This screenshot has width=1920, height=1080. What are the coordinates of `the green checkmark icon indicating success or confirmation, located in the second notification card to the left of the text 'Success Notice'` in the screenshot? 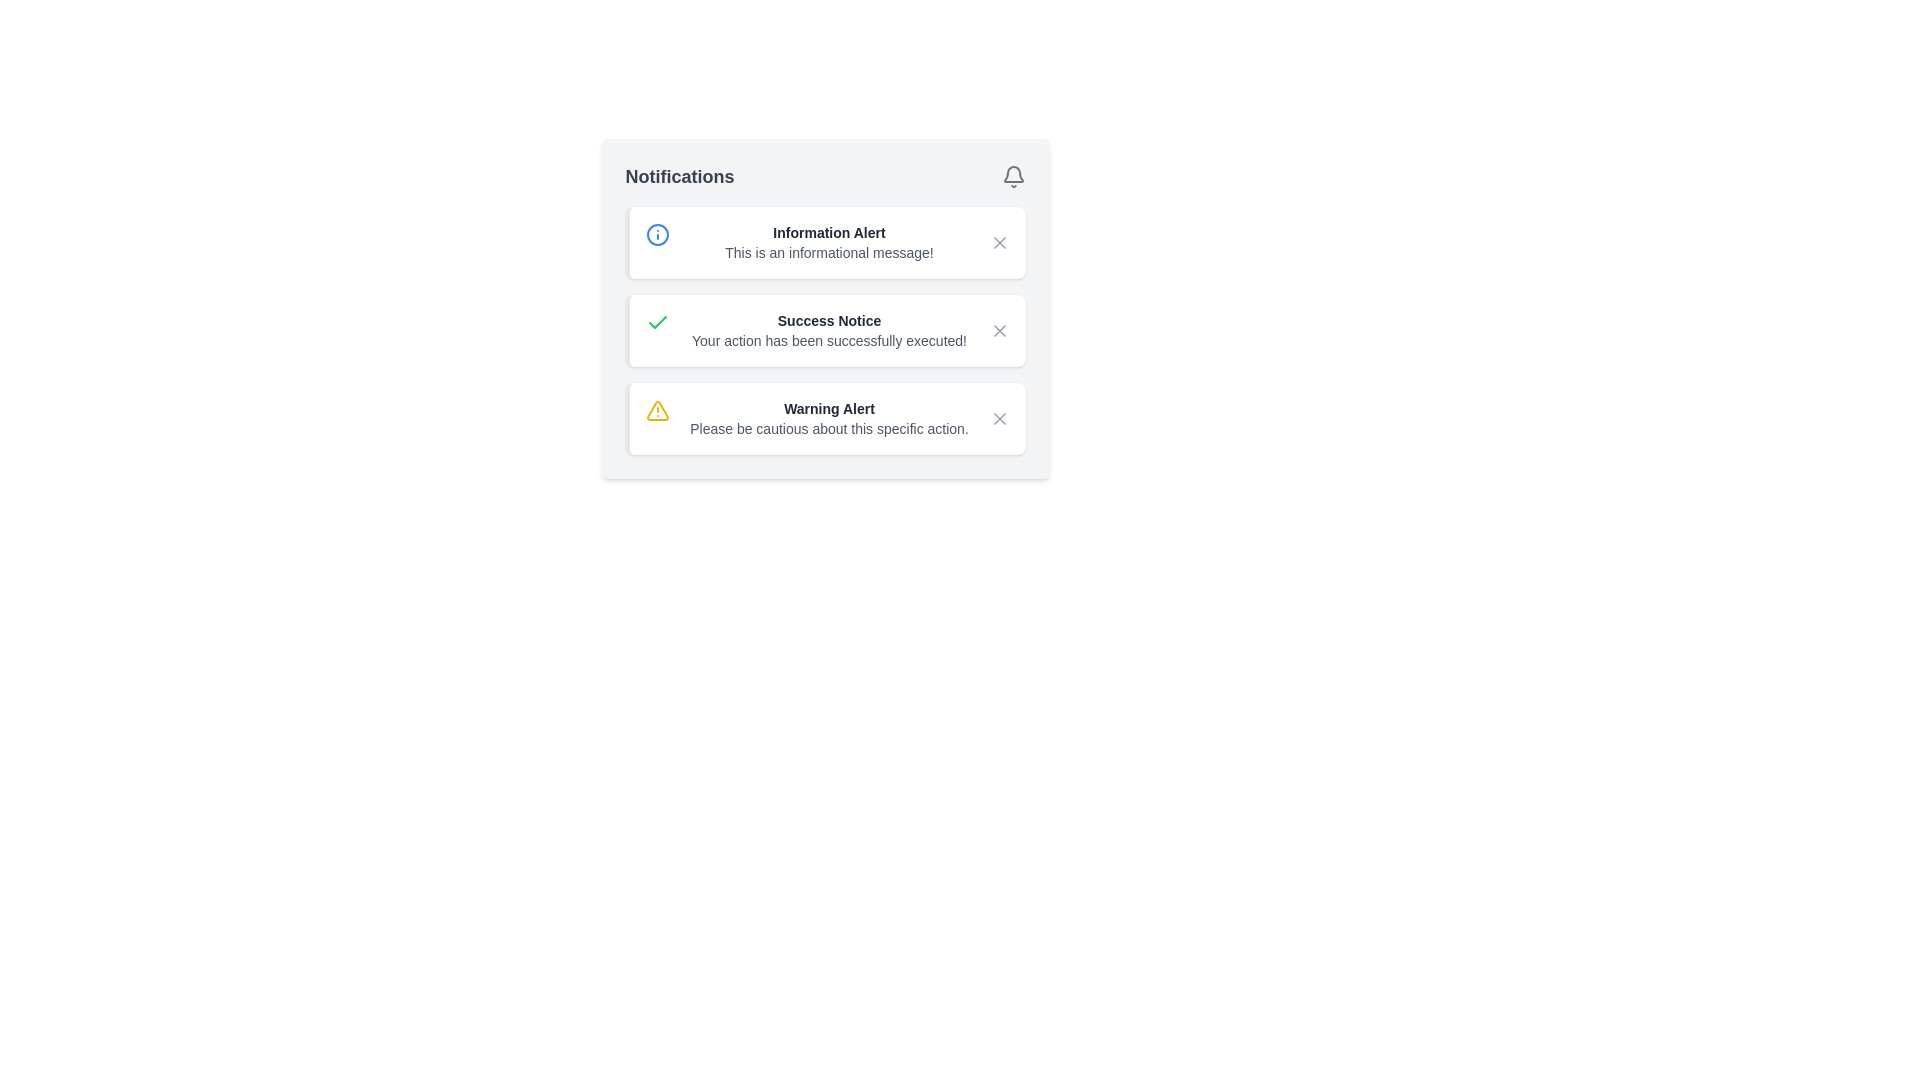 It's located at (657, 322).